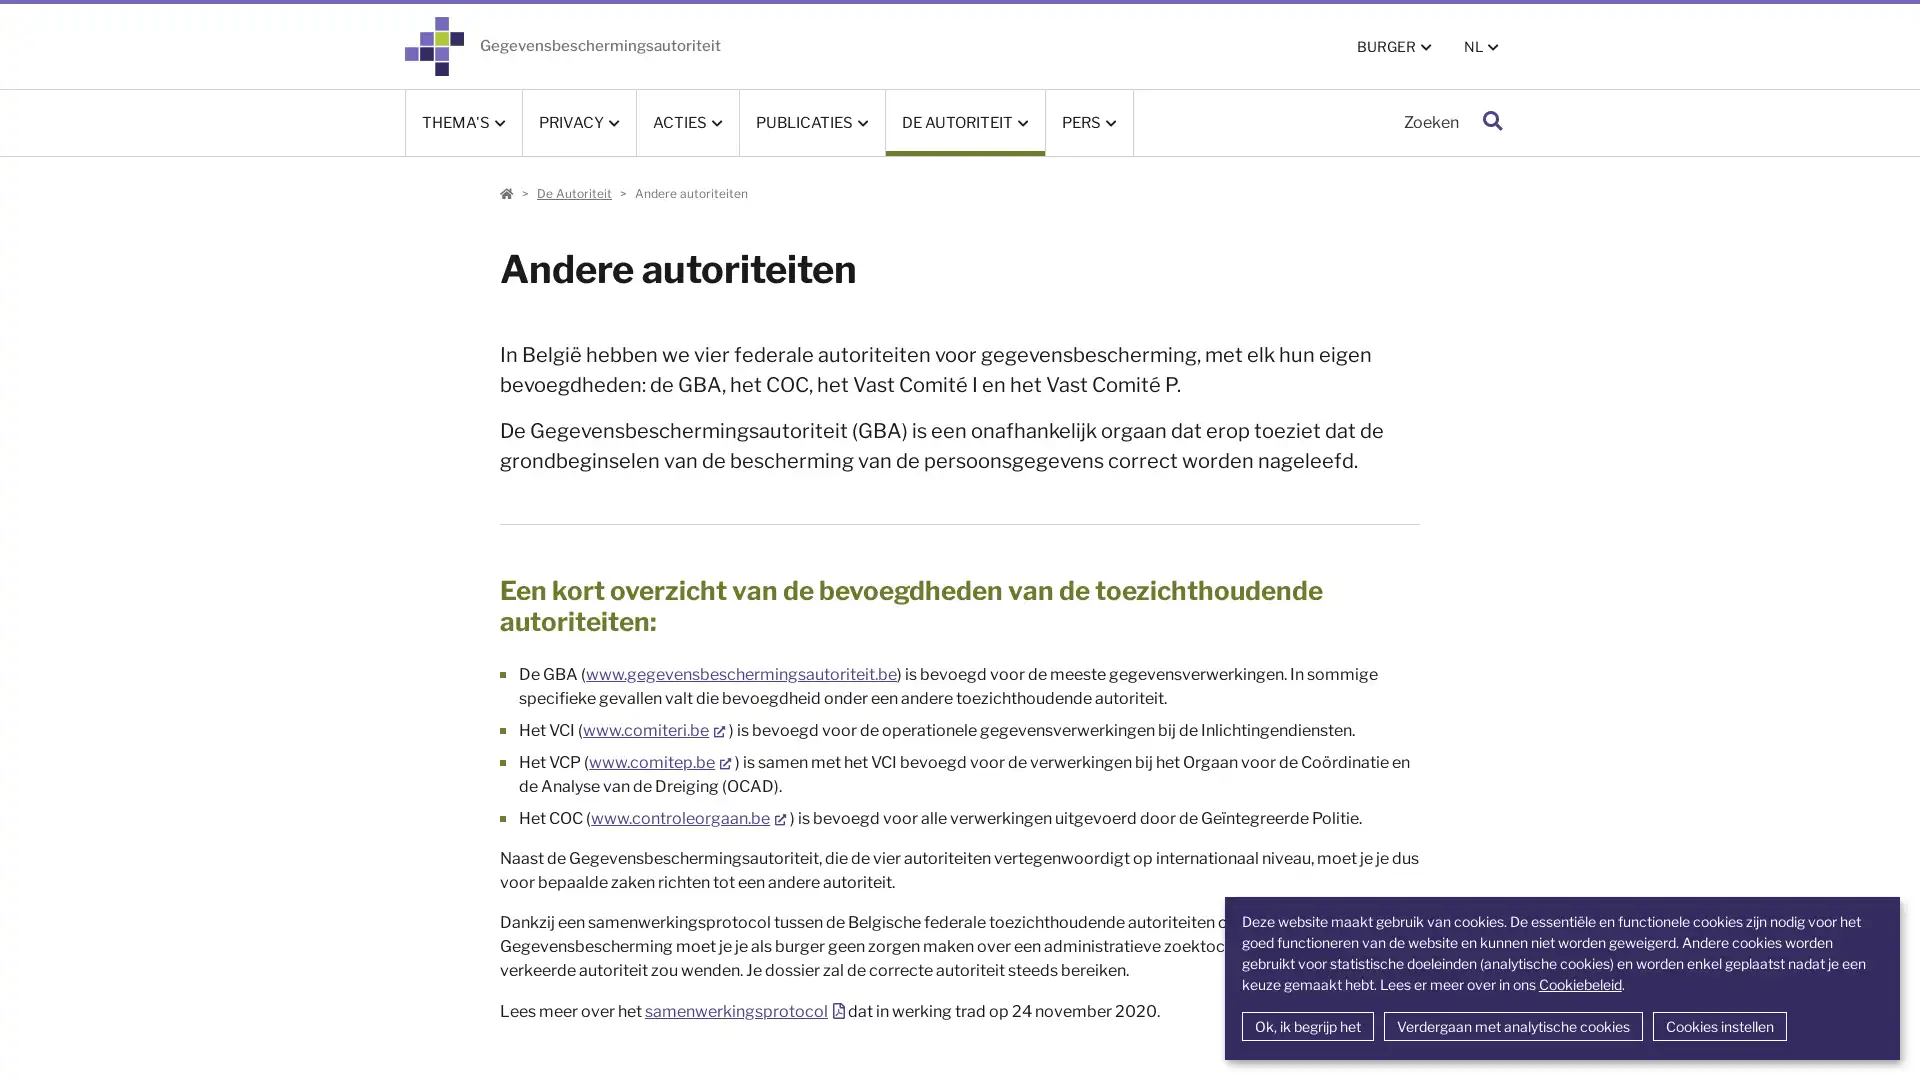  What do you see at coordinates (1717, 1026) in the screenshot?
I see `Cookies instellen` at bounding box center [1717, 1026].